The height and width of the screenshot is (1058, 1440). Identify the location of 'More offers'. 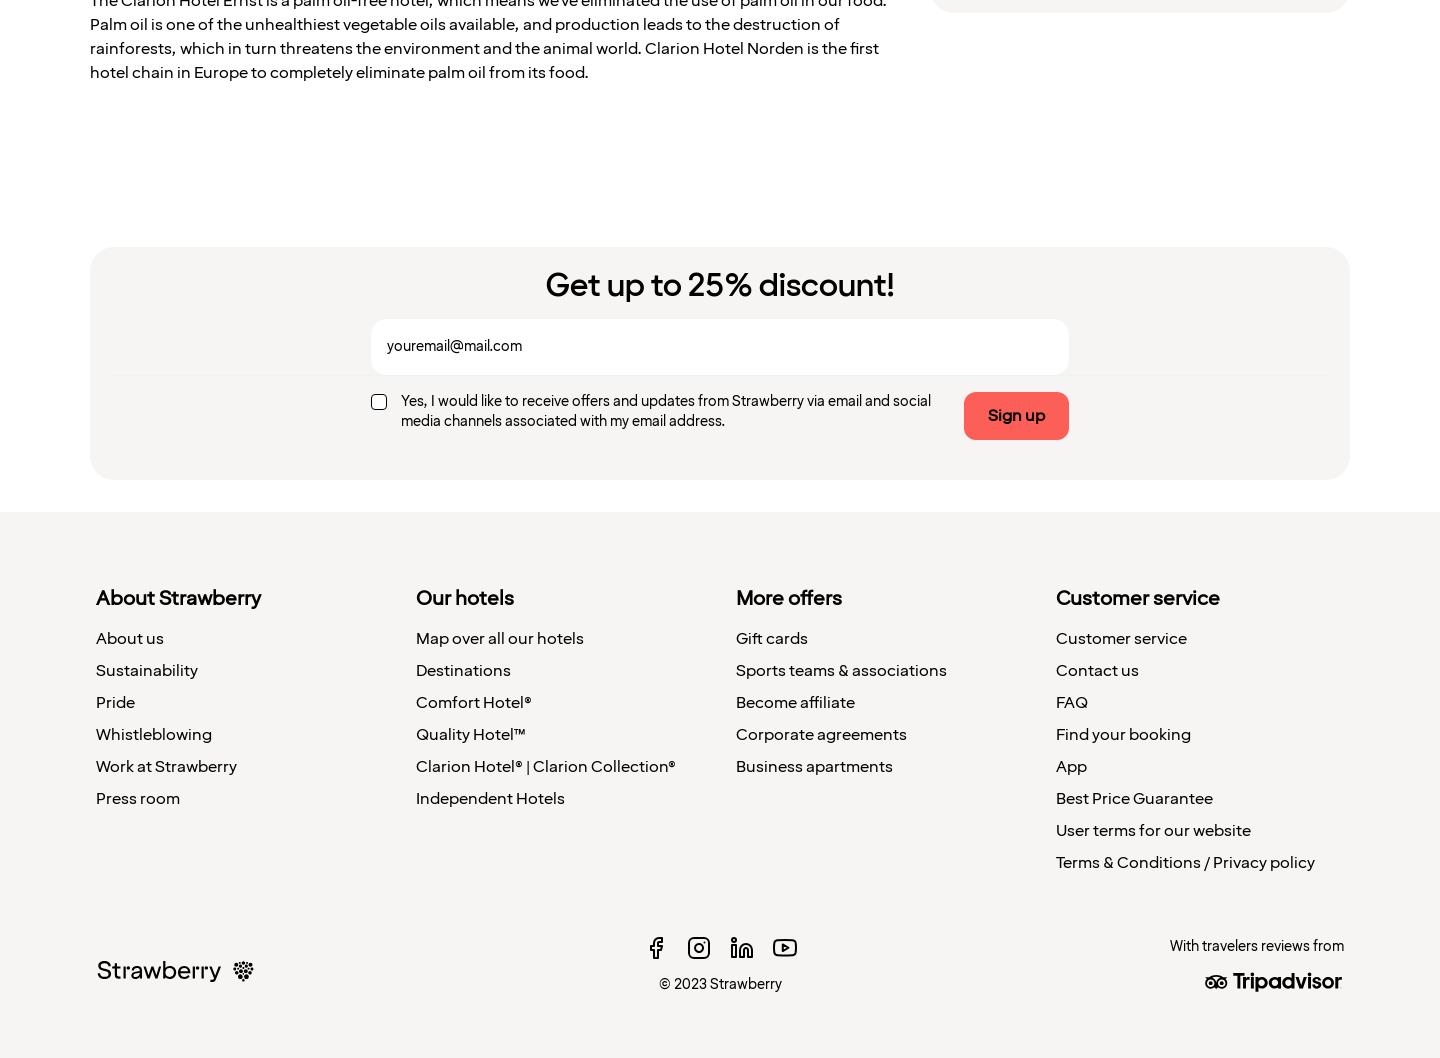
(734, 597).